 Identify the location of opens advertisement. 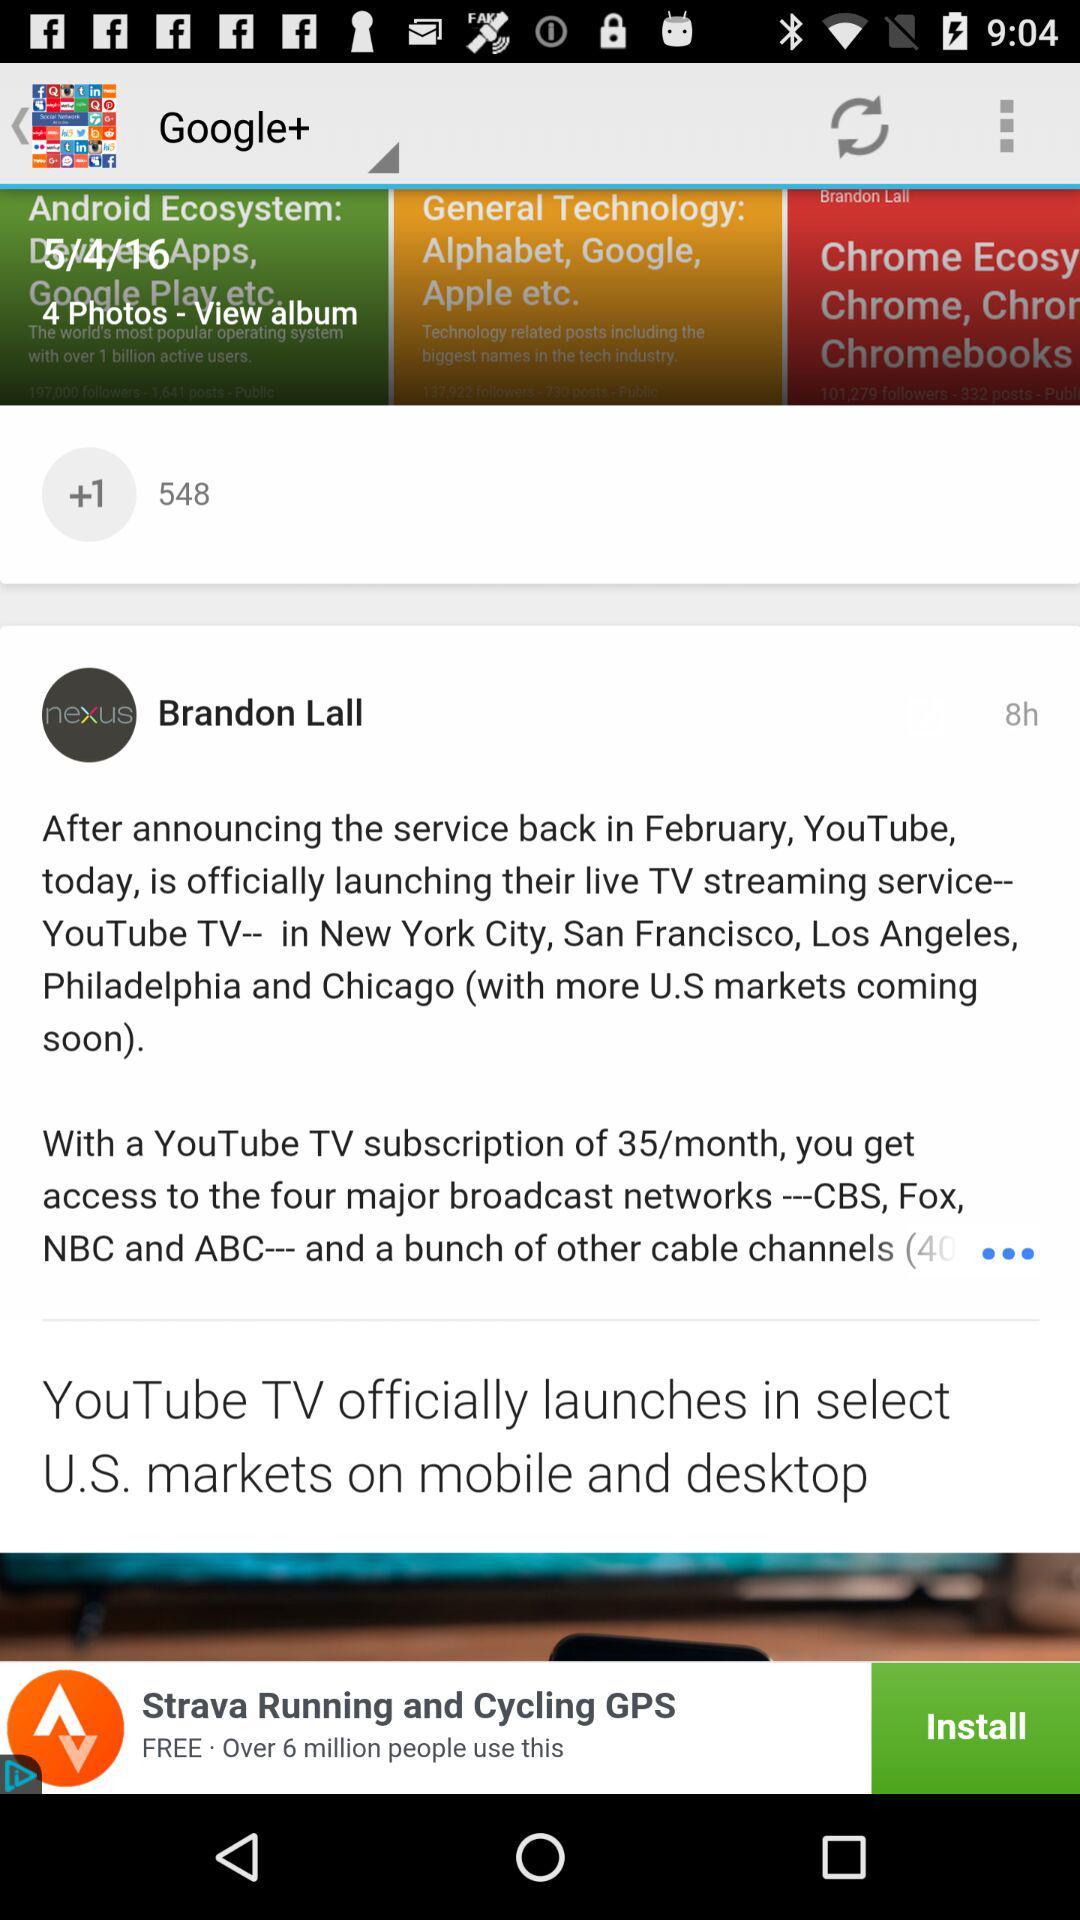
(540, 1727).